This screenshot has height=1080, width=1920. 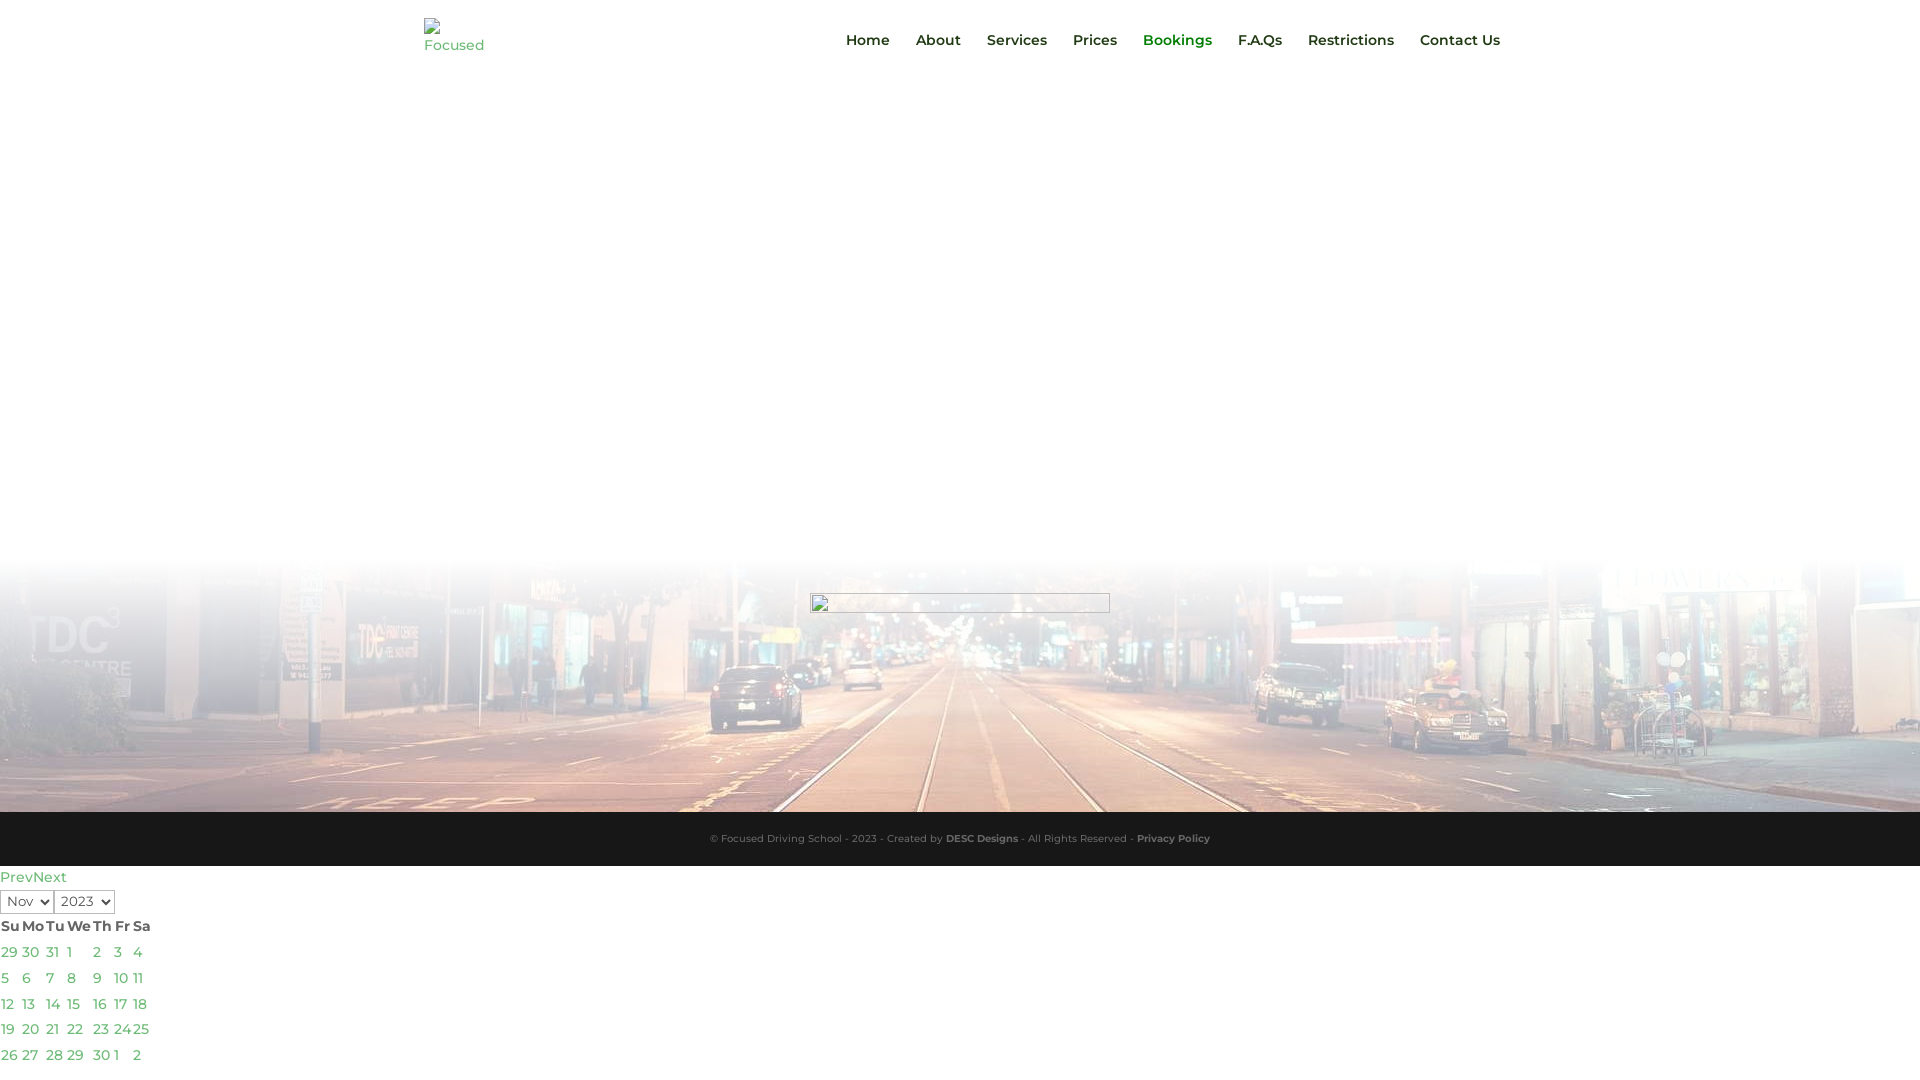 I want to click on 'Next', so click(x=49, y=875).